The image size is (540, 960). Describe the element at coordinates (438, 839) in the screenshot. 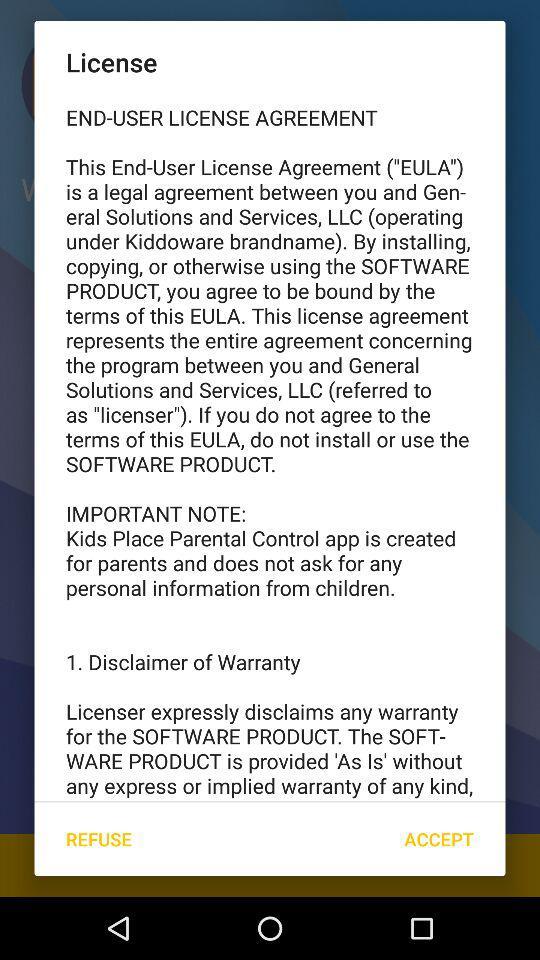

I see `the item to the right of refuse` at that location.